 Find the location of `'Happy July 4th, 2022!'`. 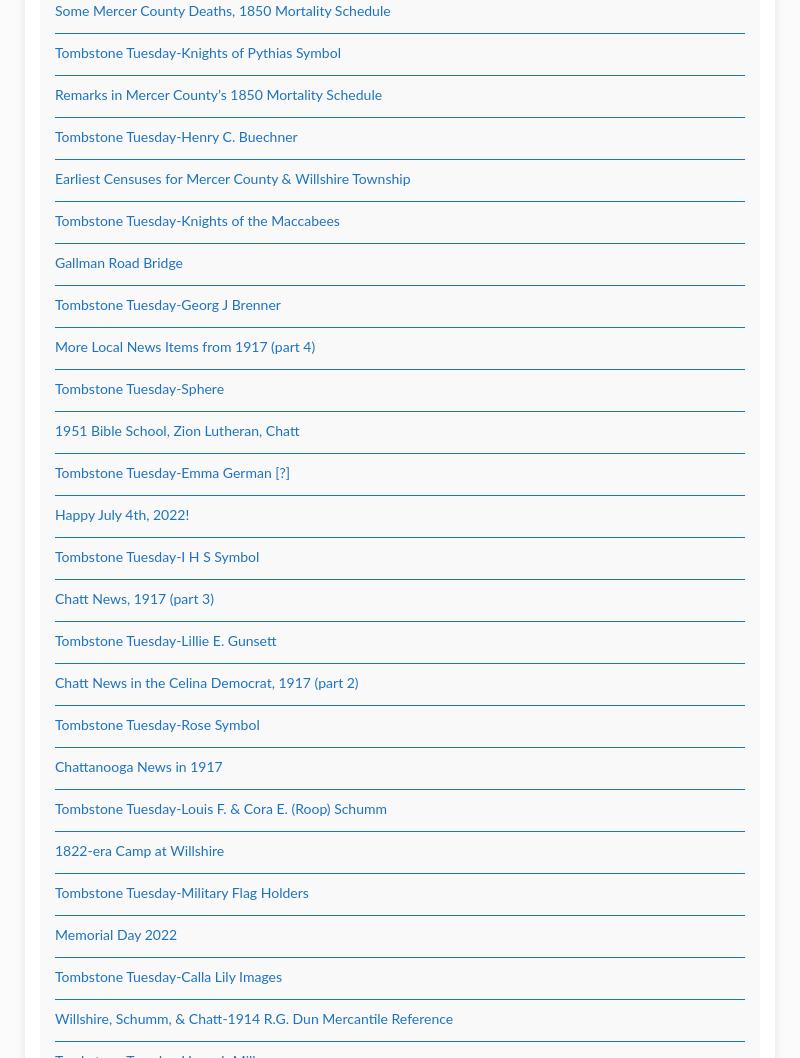

'Happy July 4th, 2022!' is located at coordinates (121, 514).